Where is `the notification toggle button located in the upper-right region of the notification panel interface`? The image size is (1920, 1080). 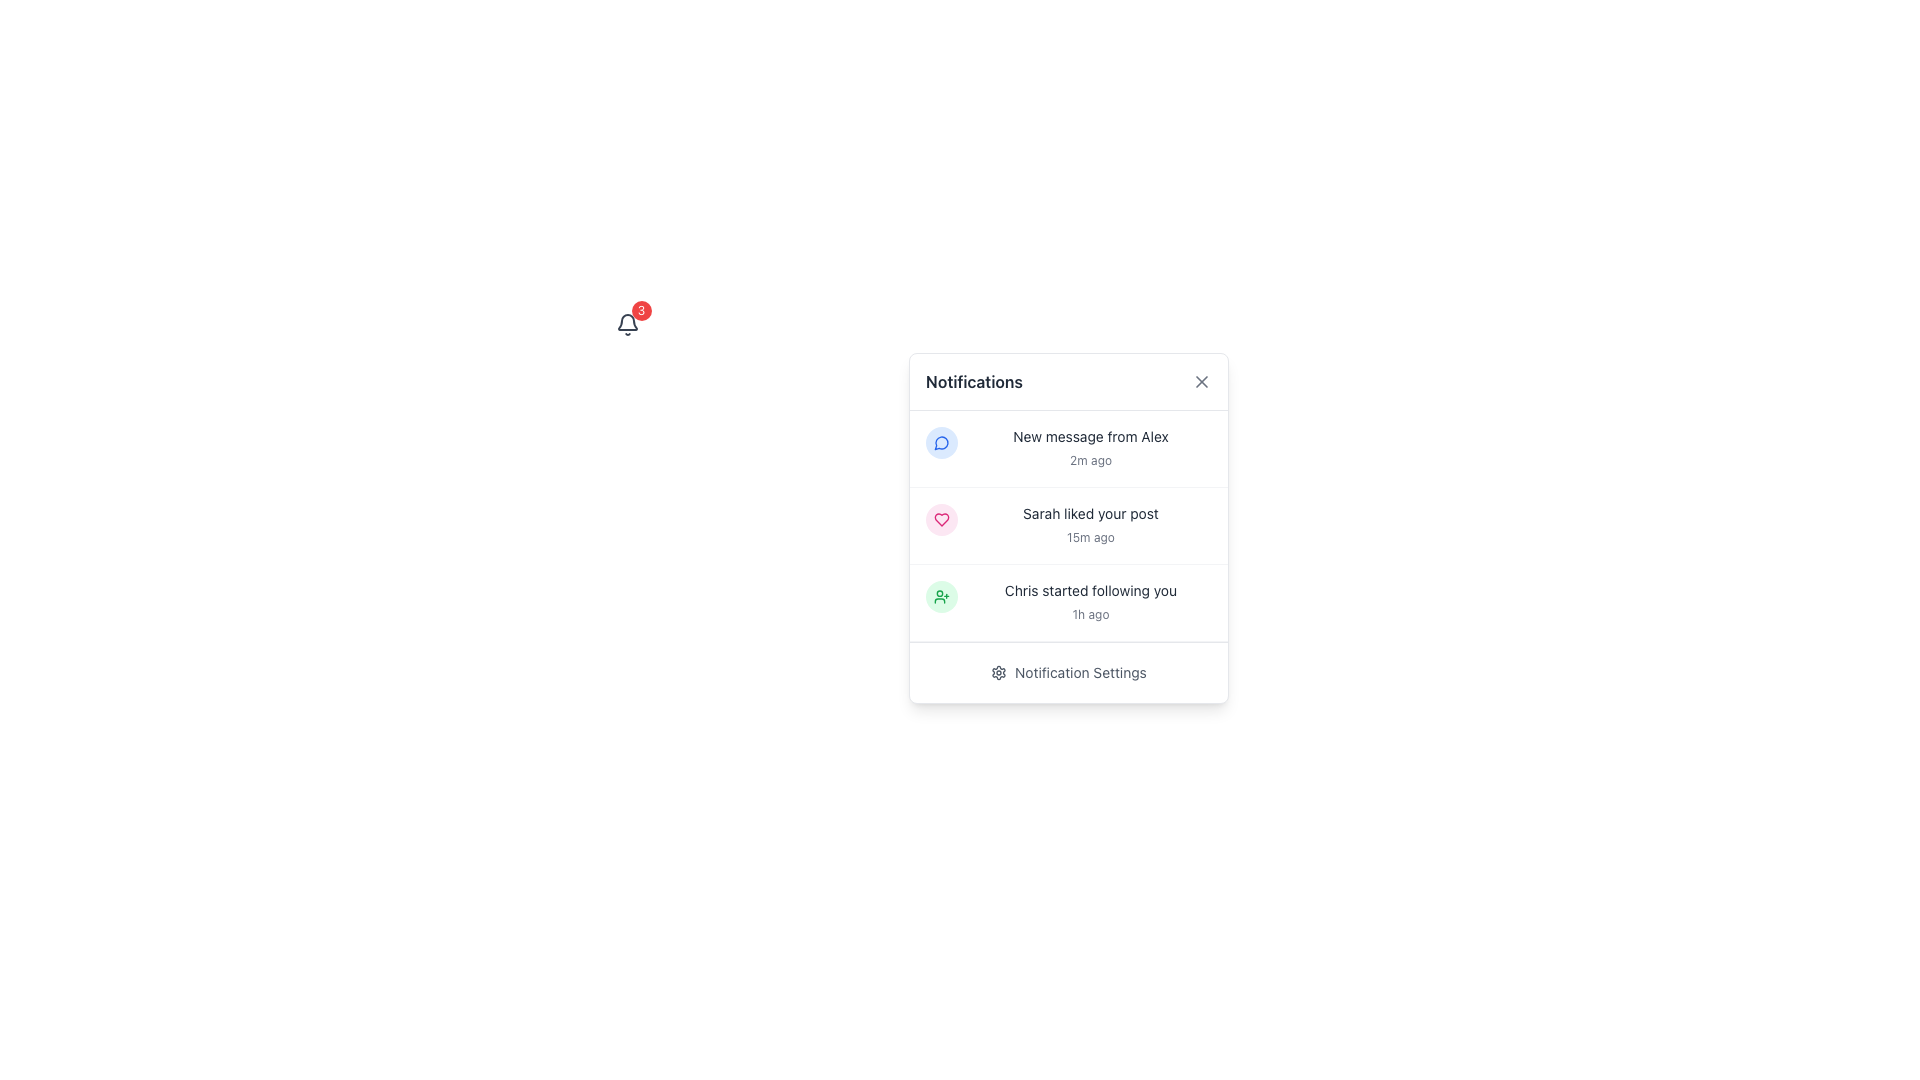 the notification toggle button located in the upper-right region of the notification panel interface is located at coordinates (626, 323).